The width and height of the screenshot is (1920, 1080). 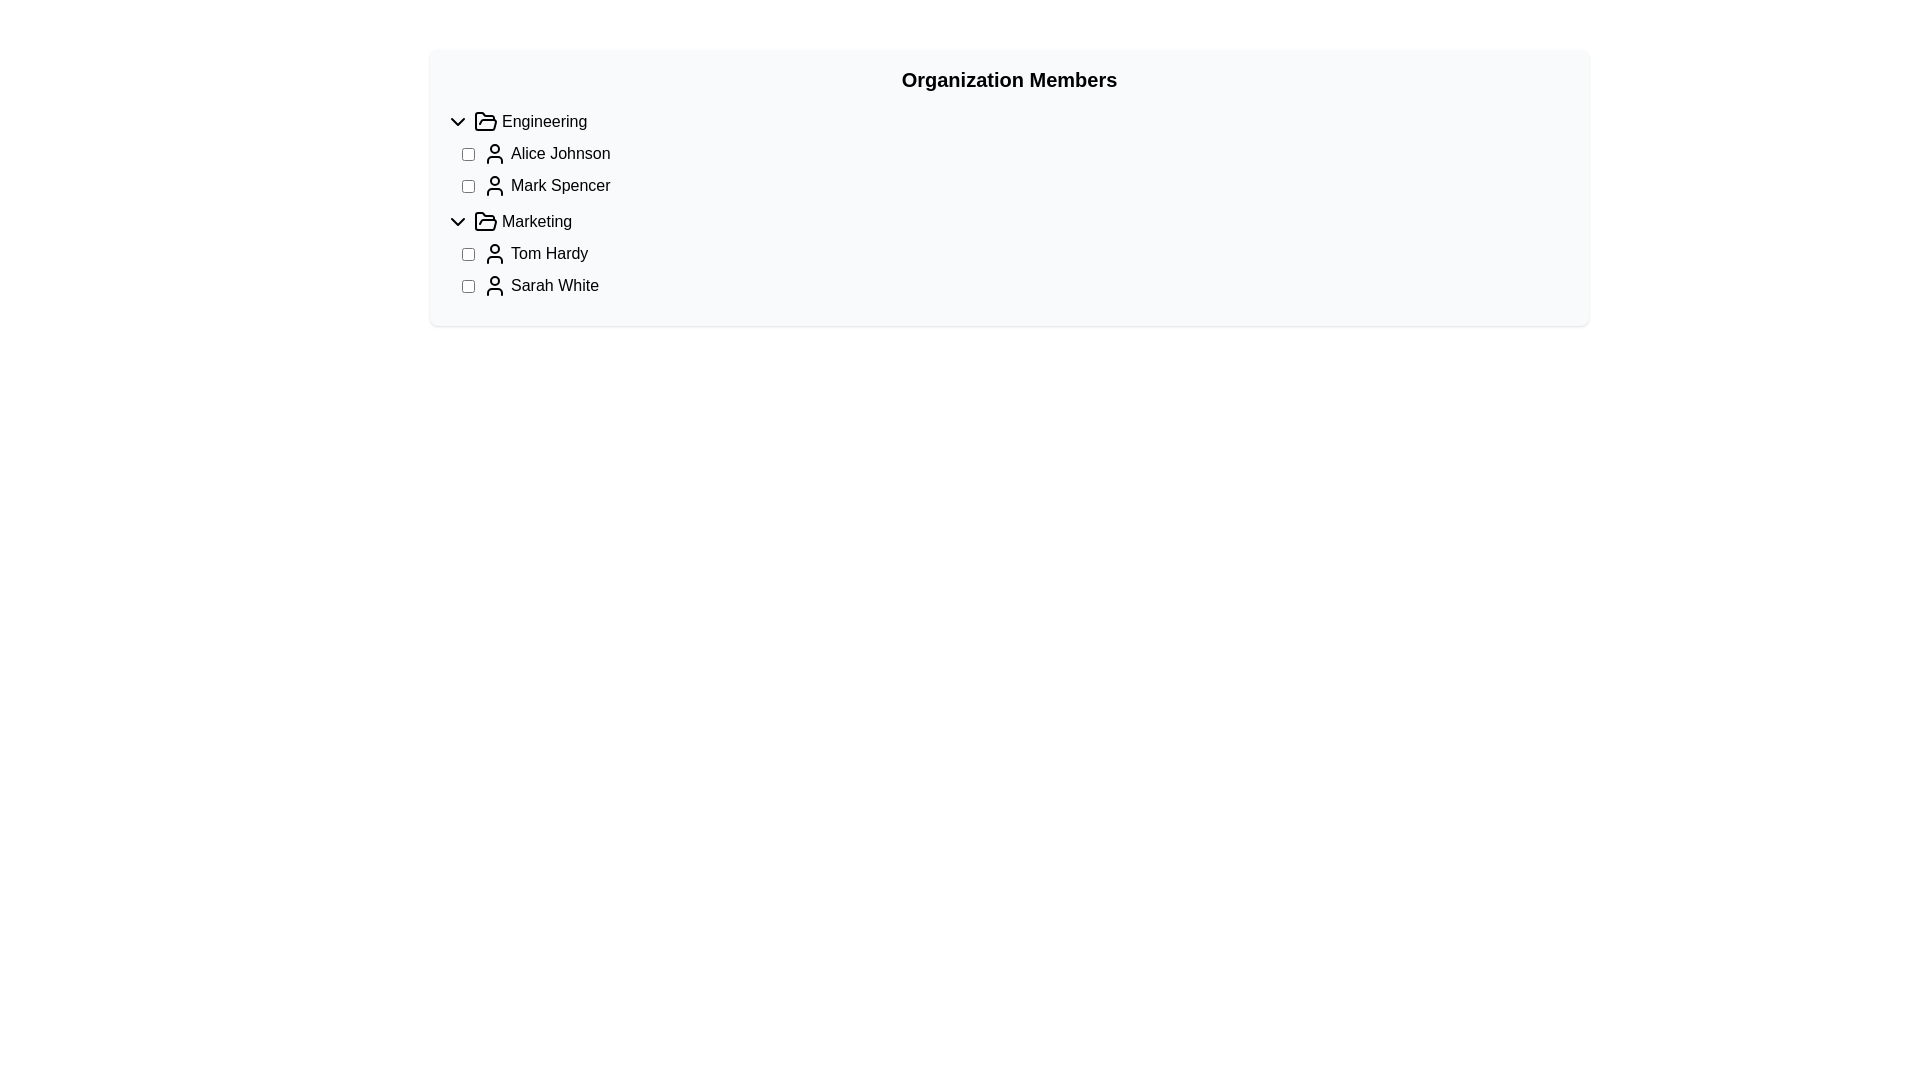 What do you see at coordinates (467, 285) in the screenshot?
I see `the checkbox for 'Sarah White', which is the leftmost element in its row, positioned before the avatar icon and text` at bounding box center [467, 285].